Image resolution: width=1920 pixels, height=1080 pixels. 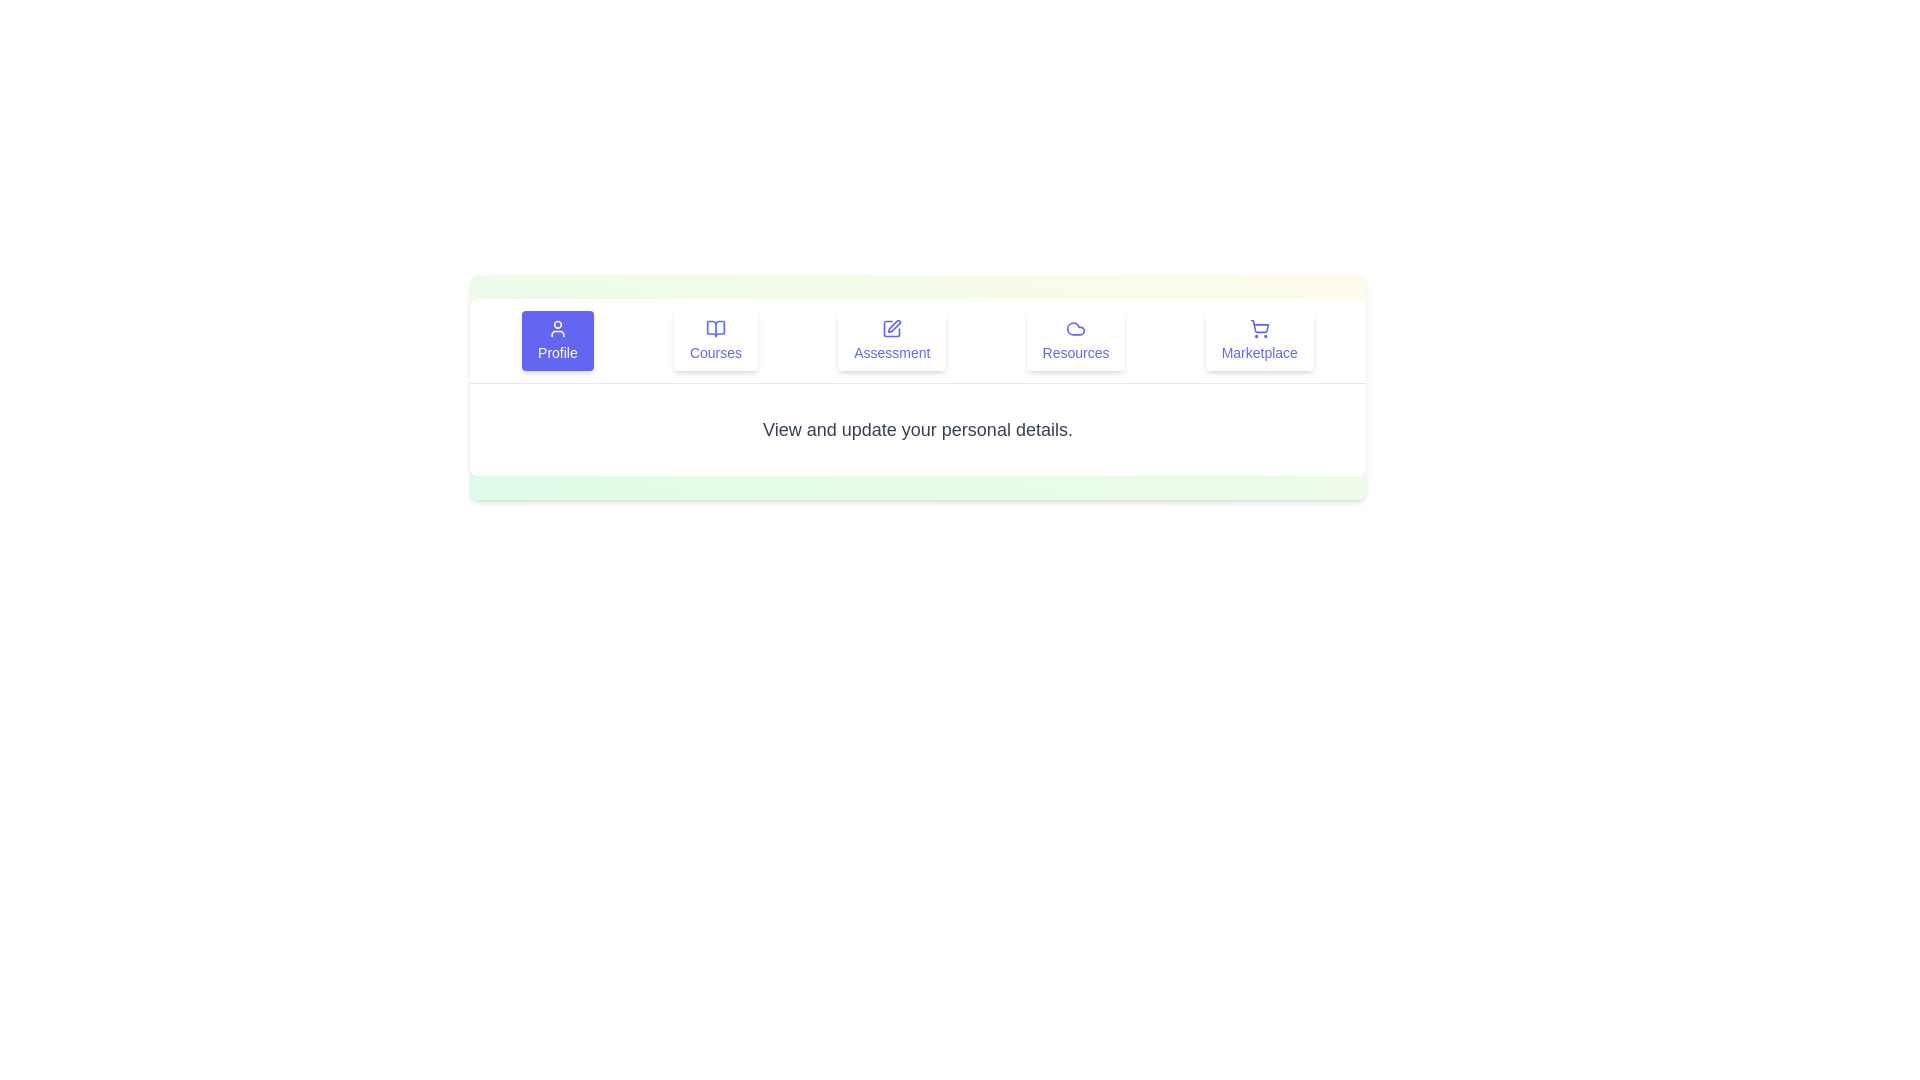 What do you see at coordinates (1074, 327) in the screenshot?
I see `the cloud-shaped vector graphic icon located in the 'Resources' section, which is part of a rectangular button labeled 'Resources' in the second row of the interface` at bounding box center [1074, 327].